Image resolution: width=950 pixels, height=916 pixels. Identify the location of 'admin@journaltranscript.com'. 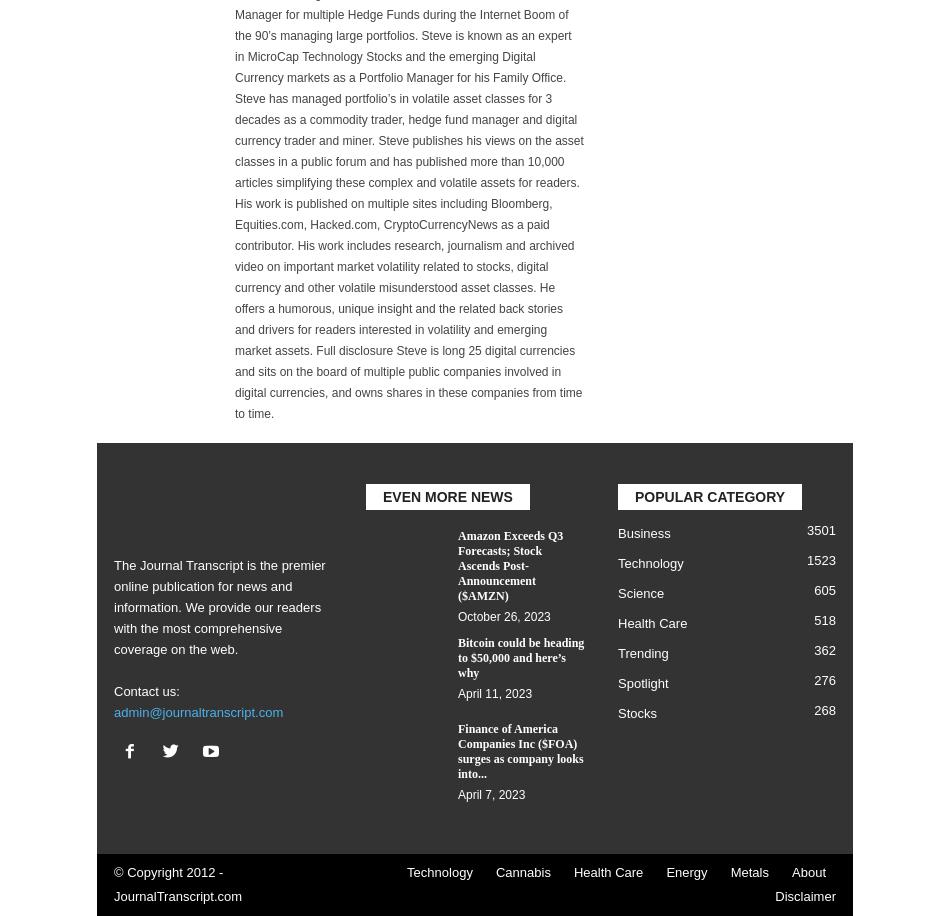
(198, 711).